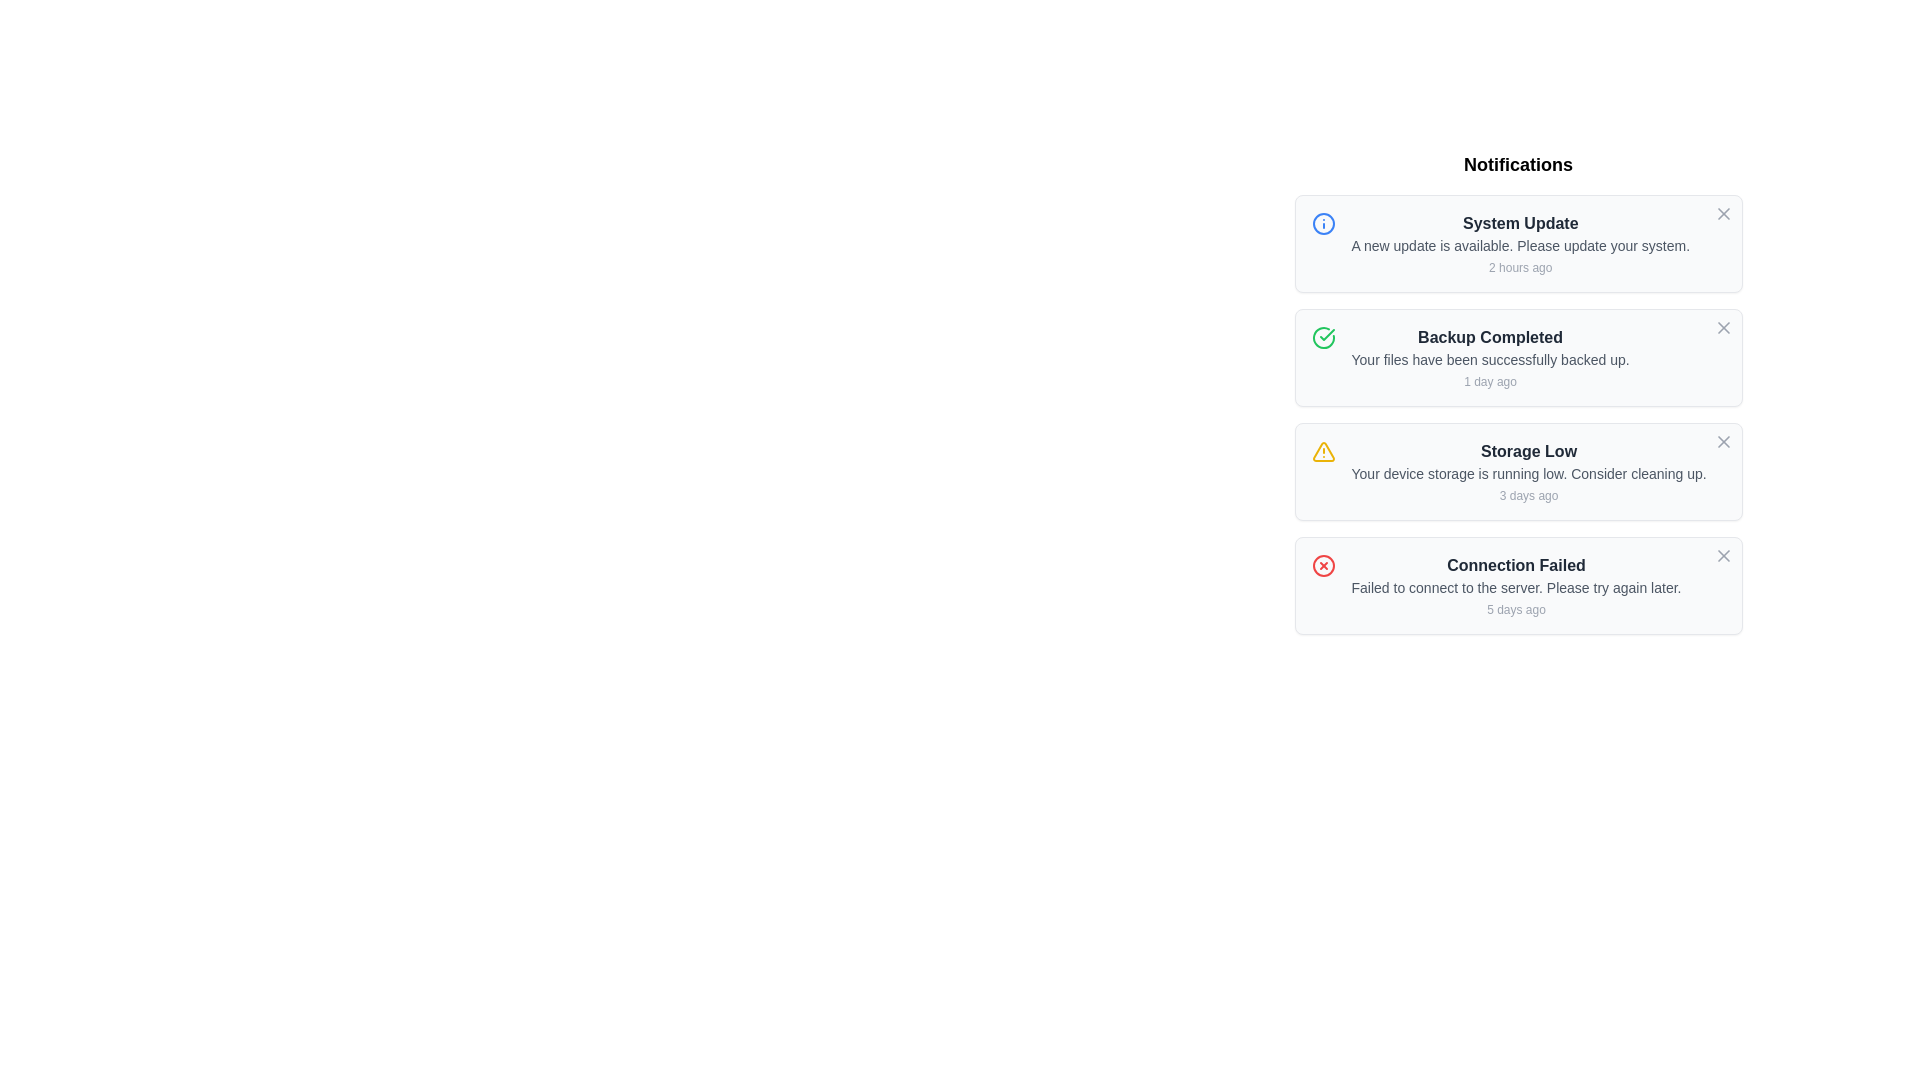  What do you see at coordinates (1722, 441) in the screenshot?
I see `the close button located at the upper-right corner of the 'Storage Low' notification alert to change its color` at bounding box center [1722, 441].